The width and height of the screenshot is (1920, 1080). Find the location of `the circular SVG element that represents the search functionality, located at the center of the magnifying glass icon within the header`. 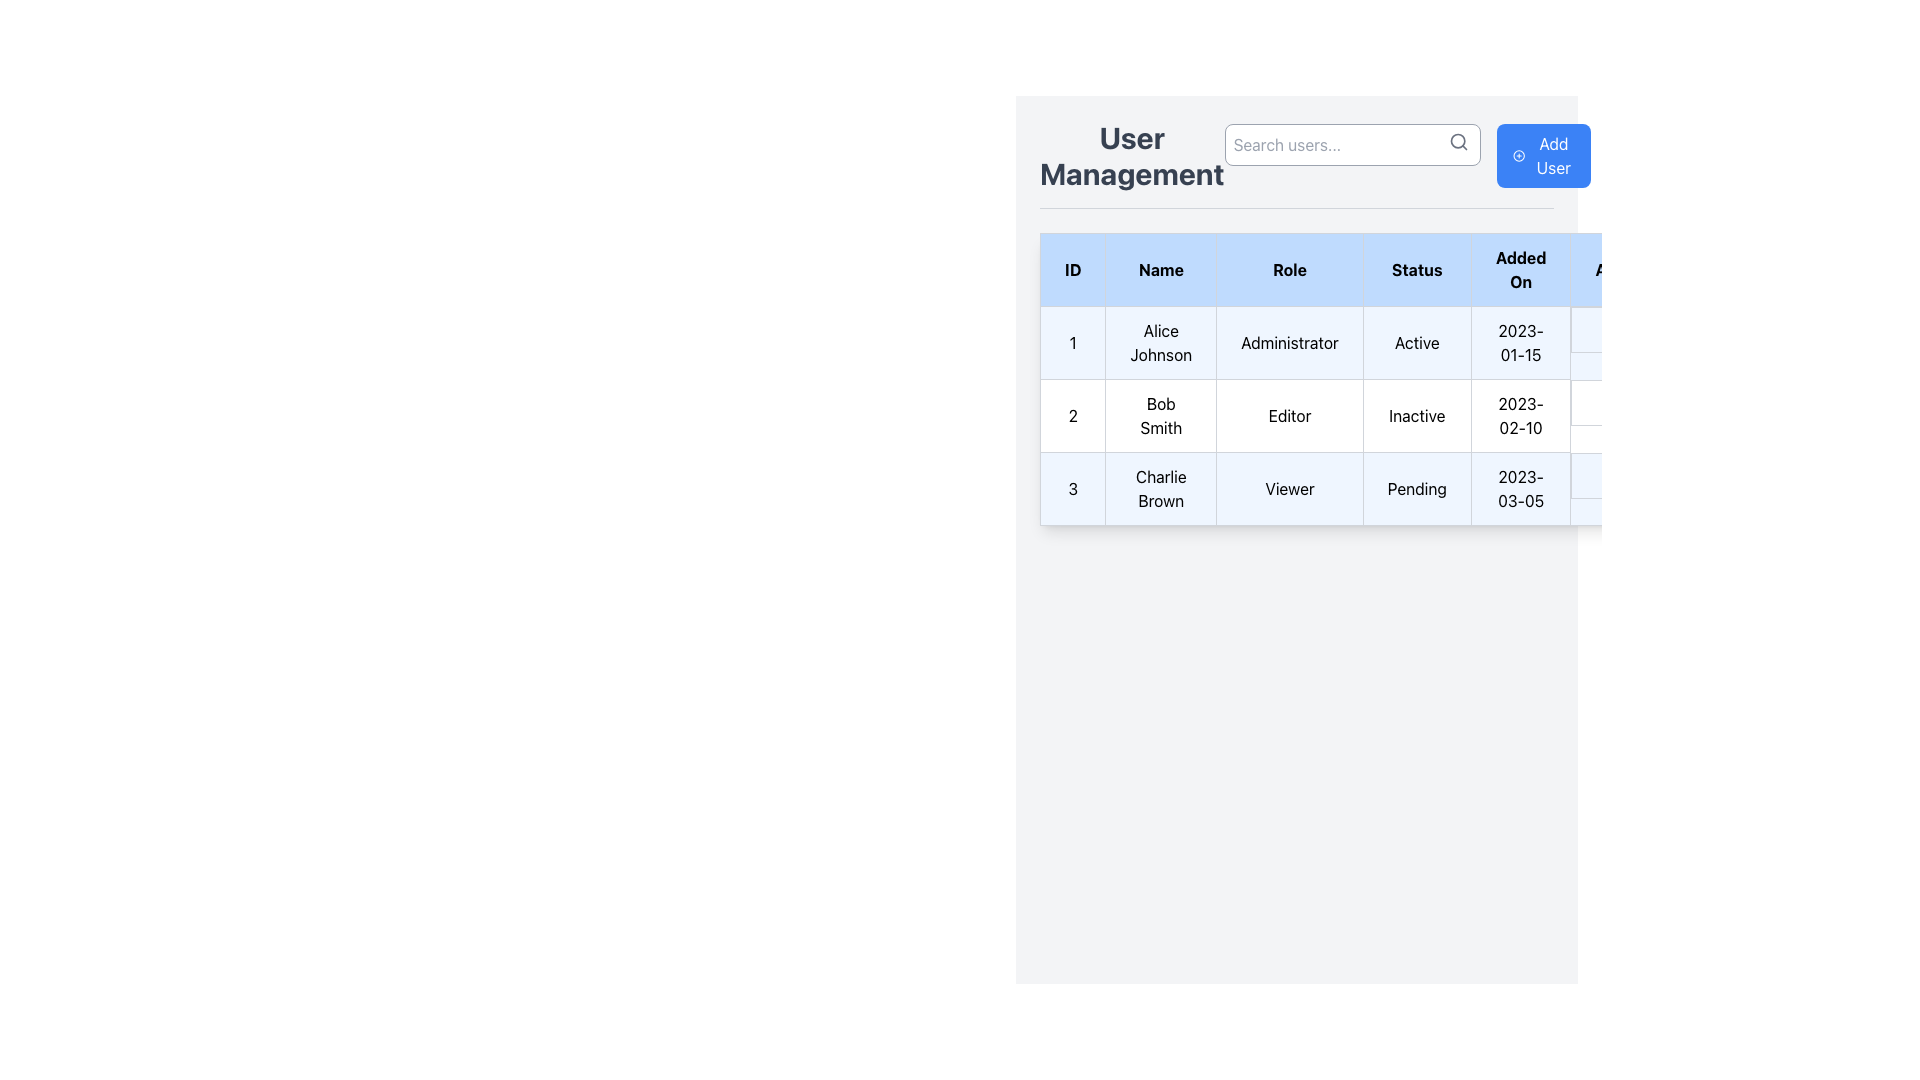

the circular SVG element that represents the search functionality, located at the center of the magnifying glass icon within the header is located at coordinates (1457, 140).